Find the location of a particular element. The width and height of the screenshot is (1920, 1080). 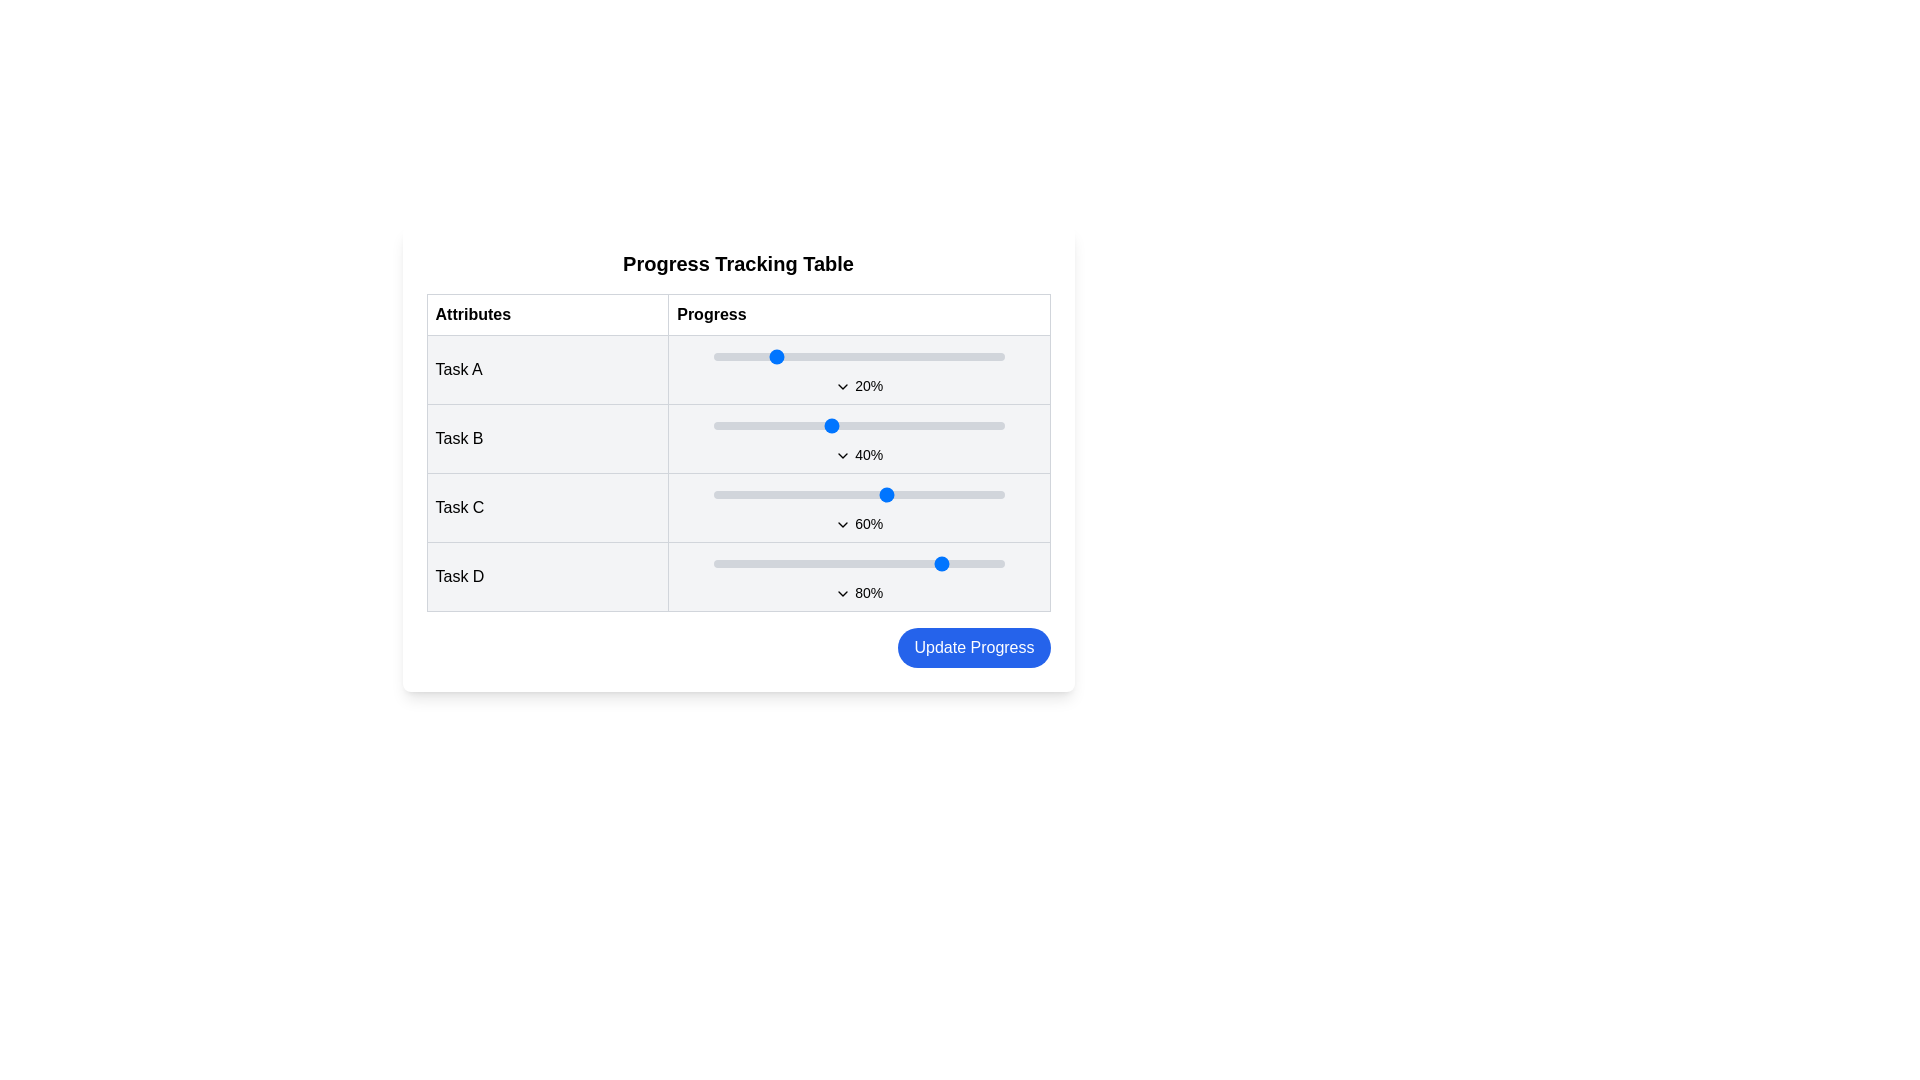

progress for Task D is located at coordinates (767, 563).